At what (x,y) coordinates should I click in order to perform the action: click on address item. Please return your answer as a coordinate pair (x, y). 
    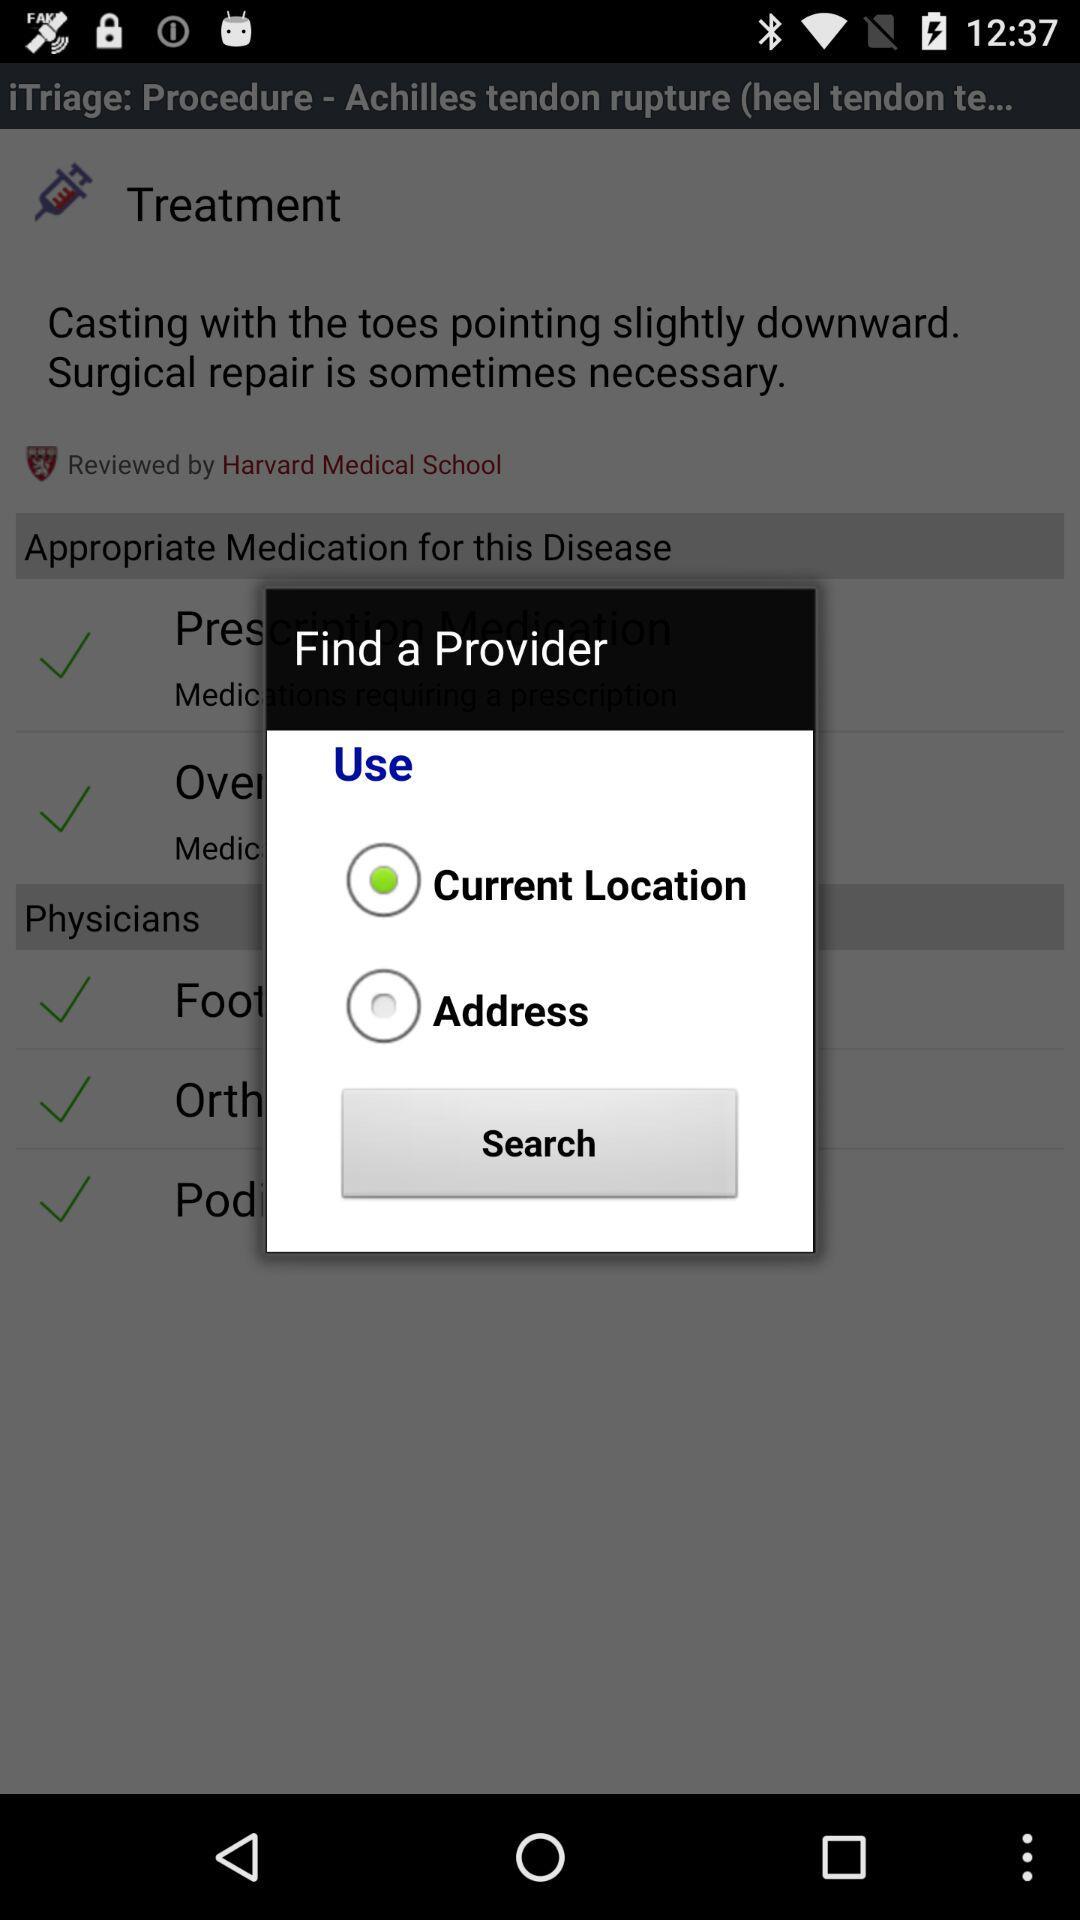
    Looking at the image, I should click on (461, 1009).